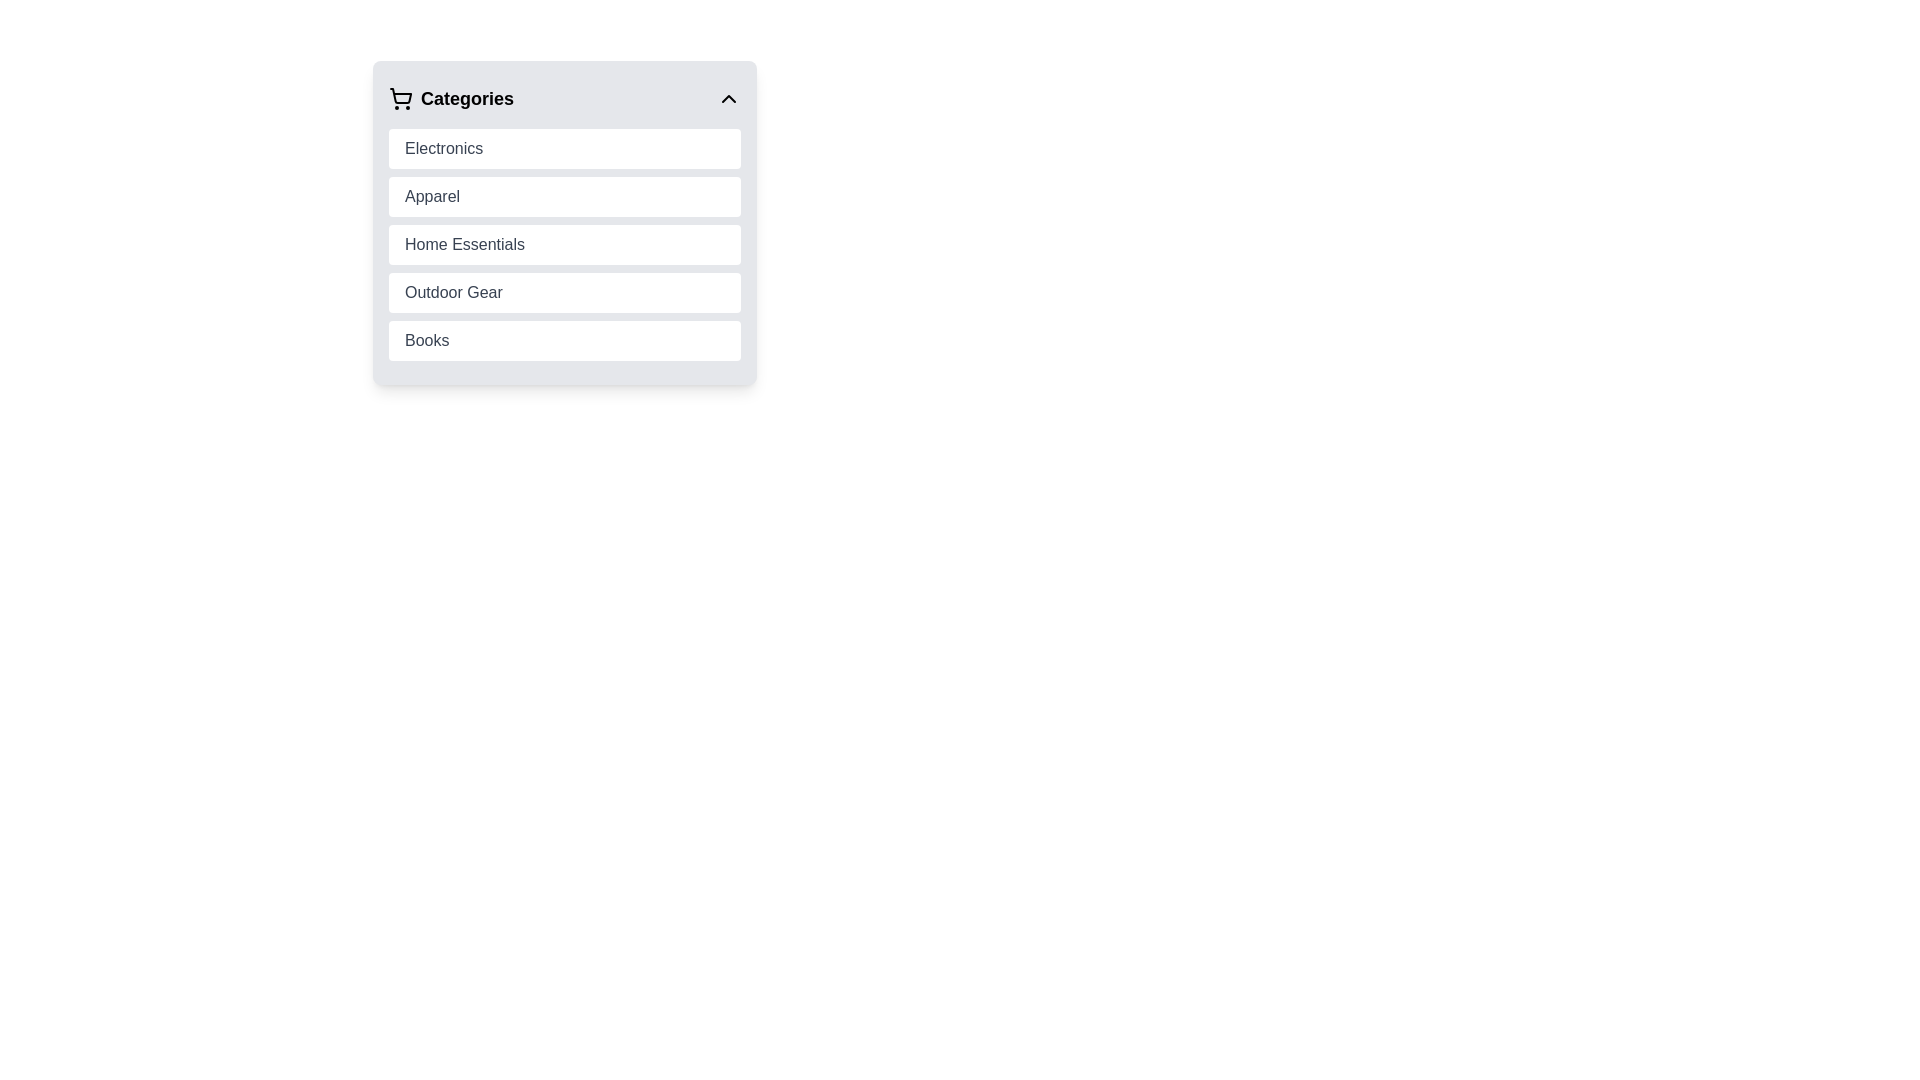  What do you see at coordinates (400, 96) in the screenshot?
I see `the stylized shopping cart icon located to the left of the 'Categories' header in the interface` at bounding box center [400, 96].